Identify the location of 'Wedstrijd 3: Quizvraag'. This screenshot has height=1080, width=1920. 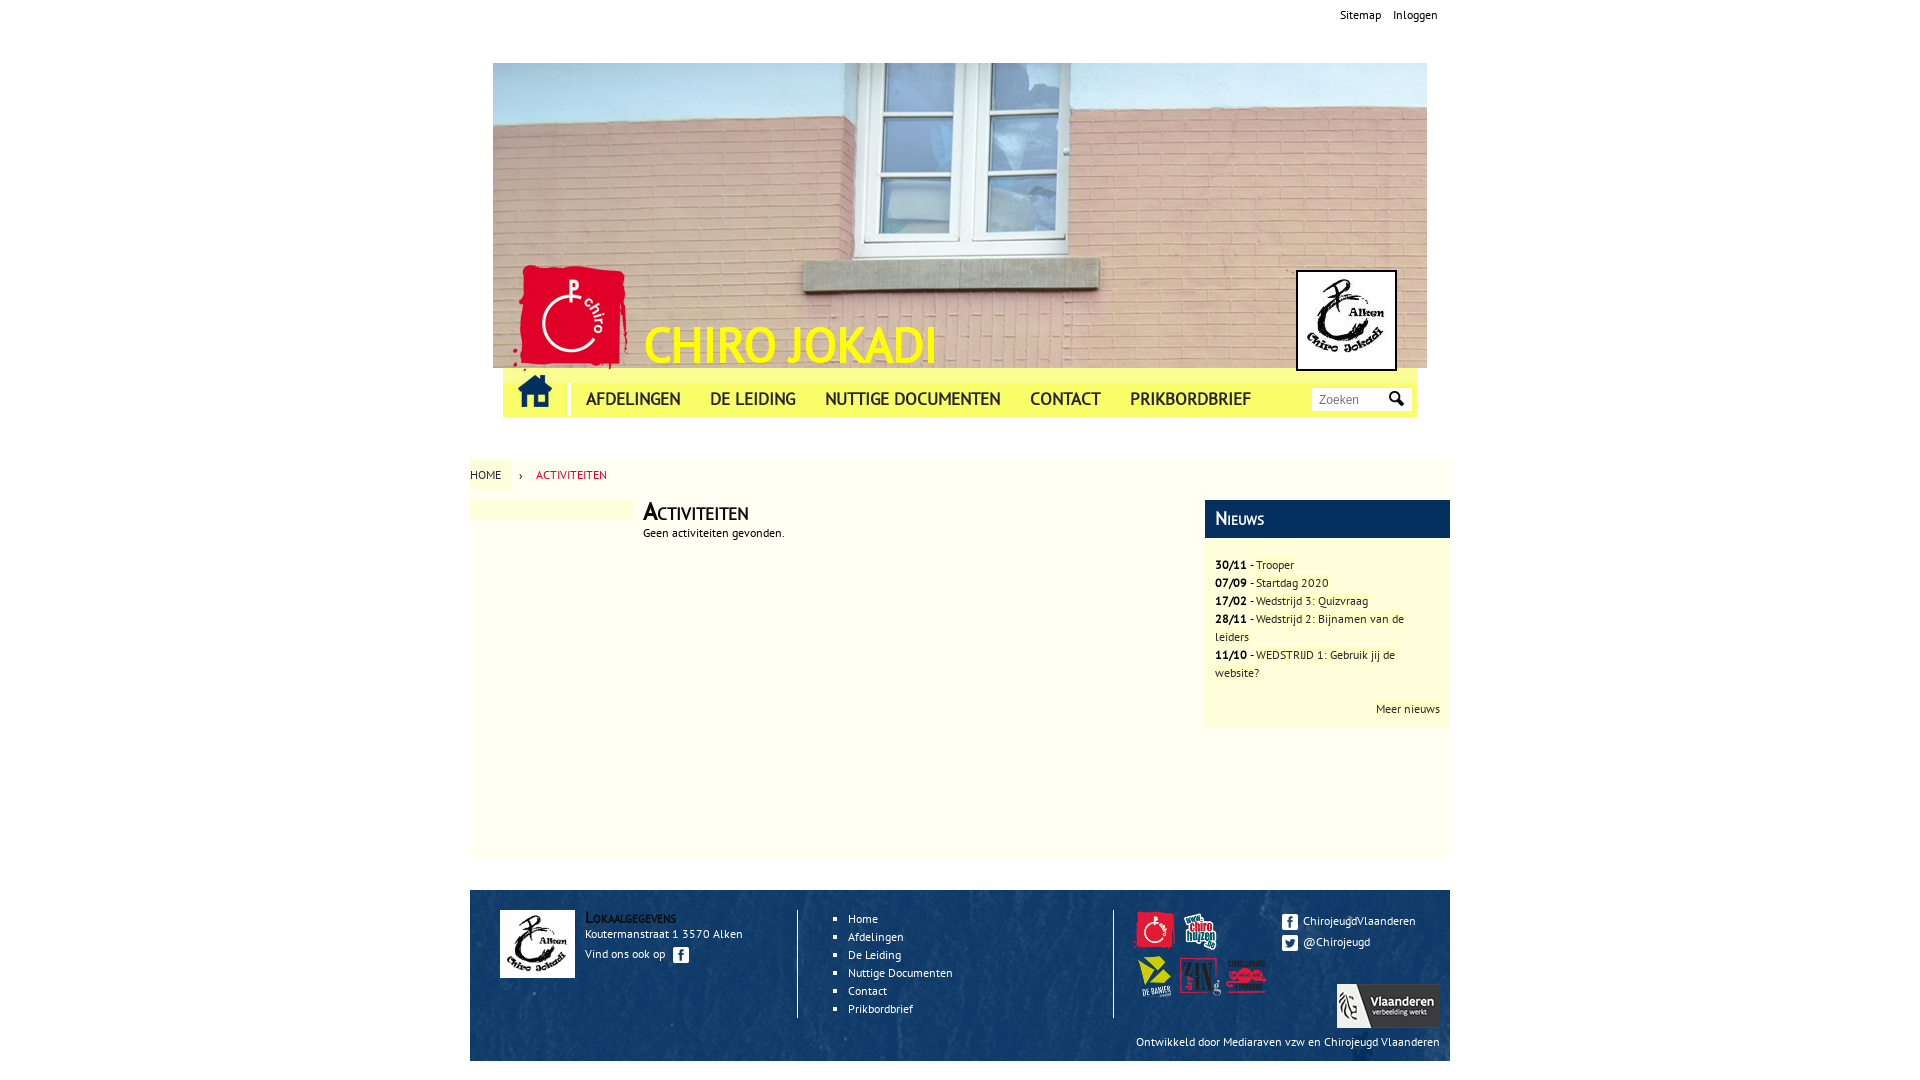
(1311, 599).